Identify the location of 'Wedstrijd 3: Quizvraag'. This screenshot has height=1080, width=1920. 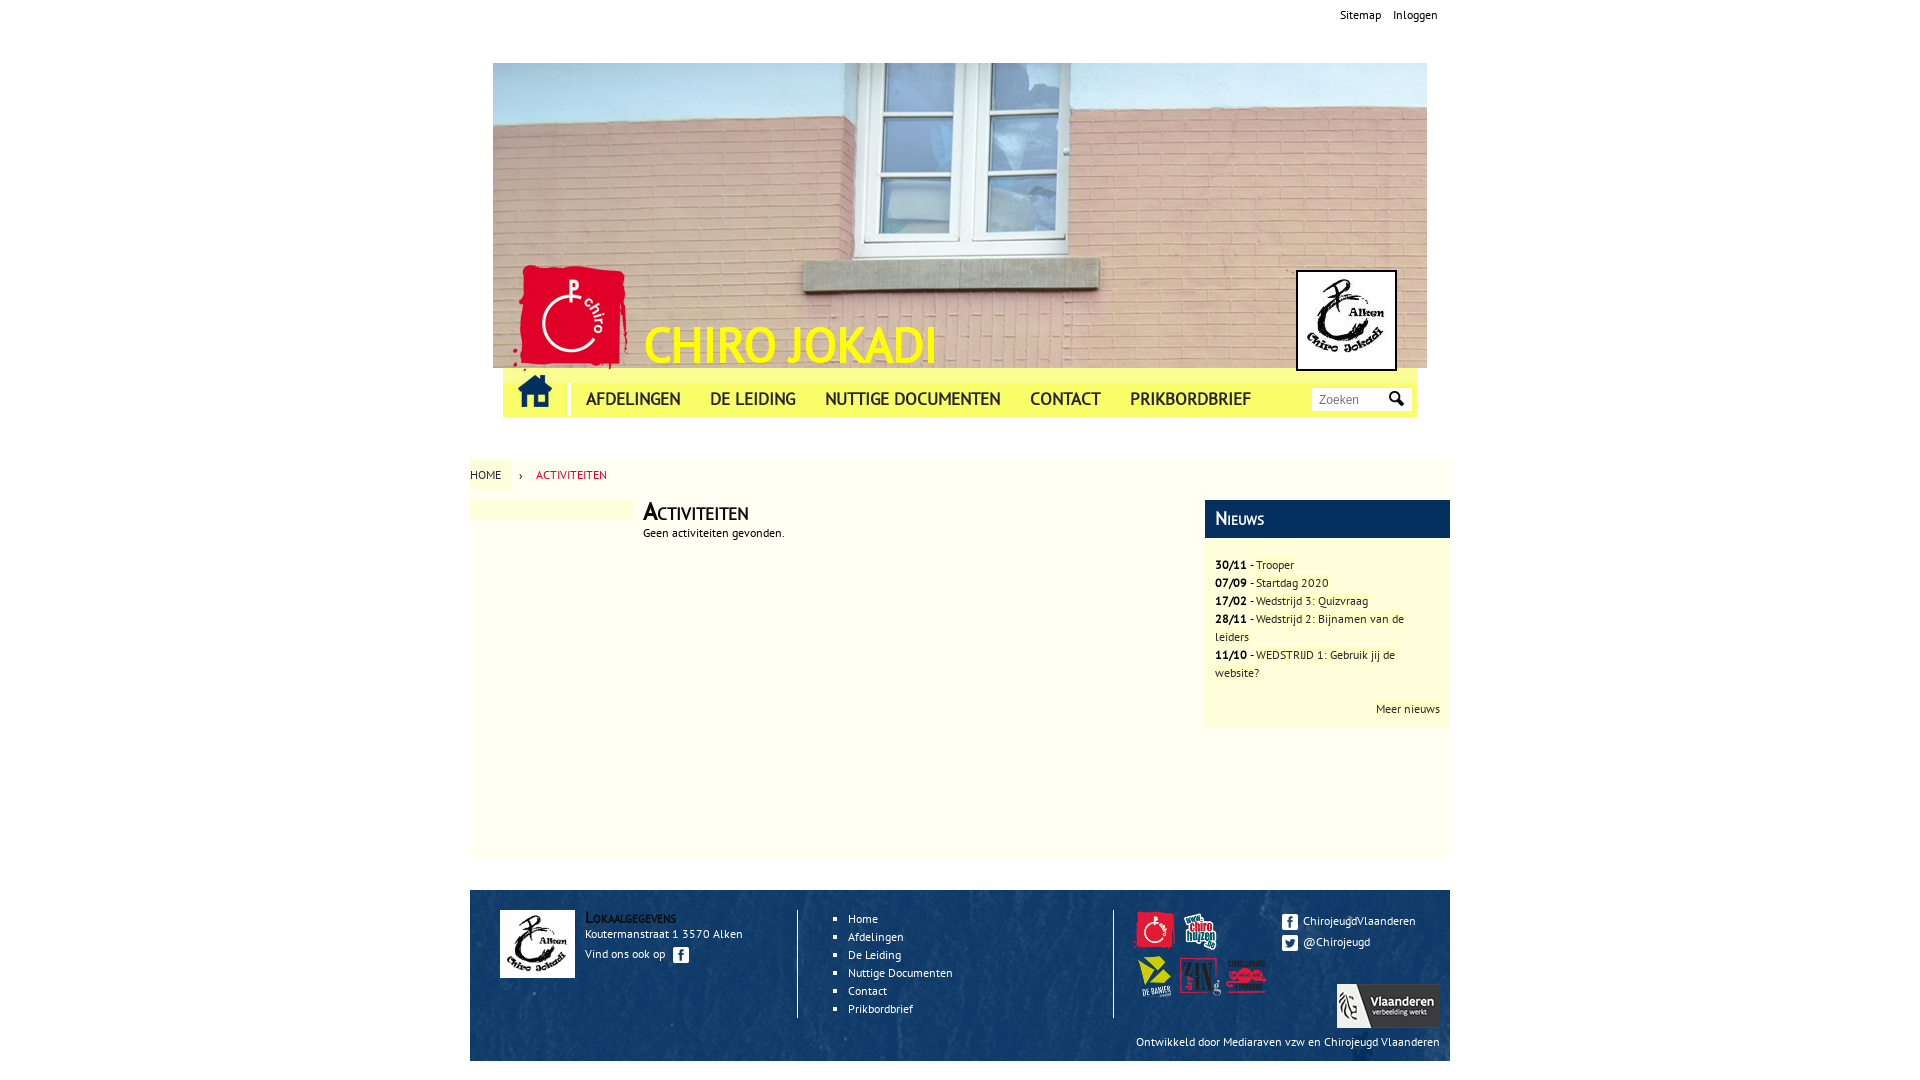
(1311, 599).